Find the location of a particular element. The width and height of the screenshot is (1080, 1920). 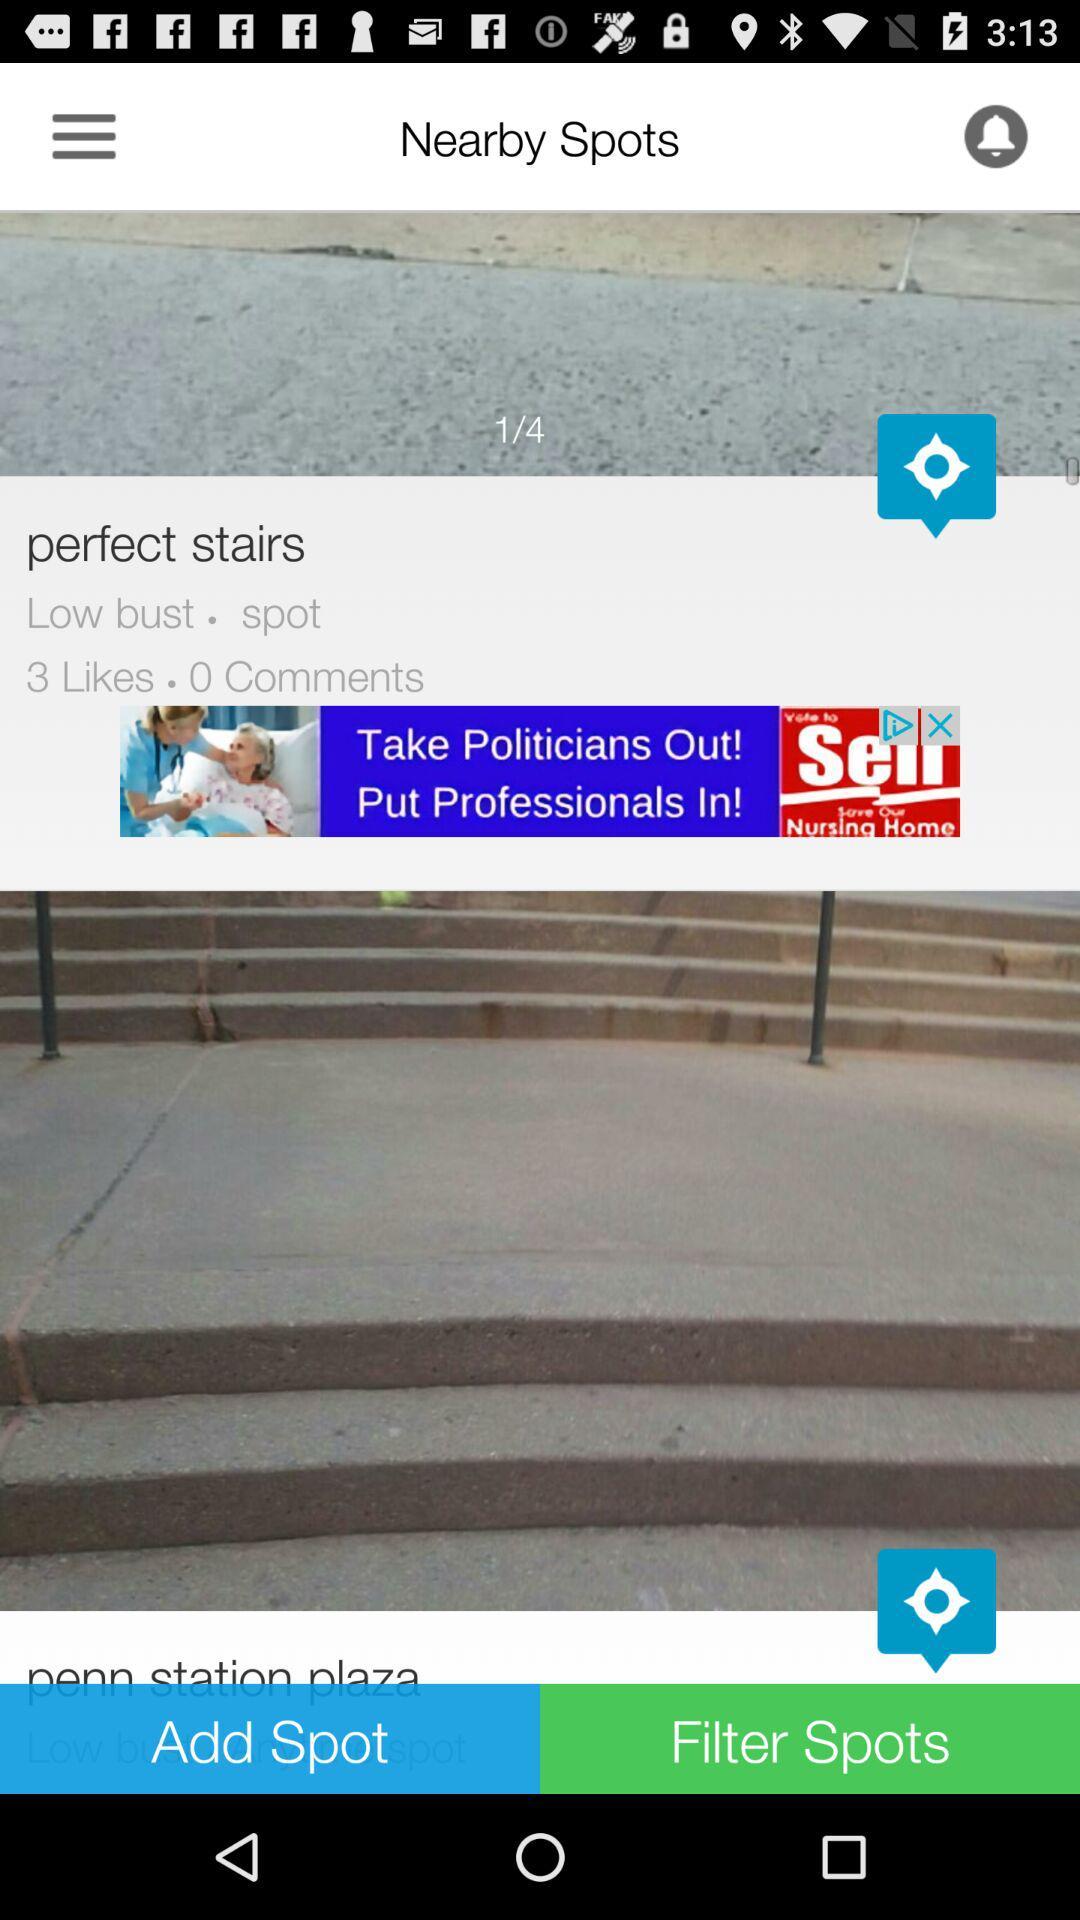

interactive image is located at coordinates (540, 343).